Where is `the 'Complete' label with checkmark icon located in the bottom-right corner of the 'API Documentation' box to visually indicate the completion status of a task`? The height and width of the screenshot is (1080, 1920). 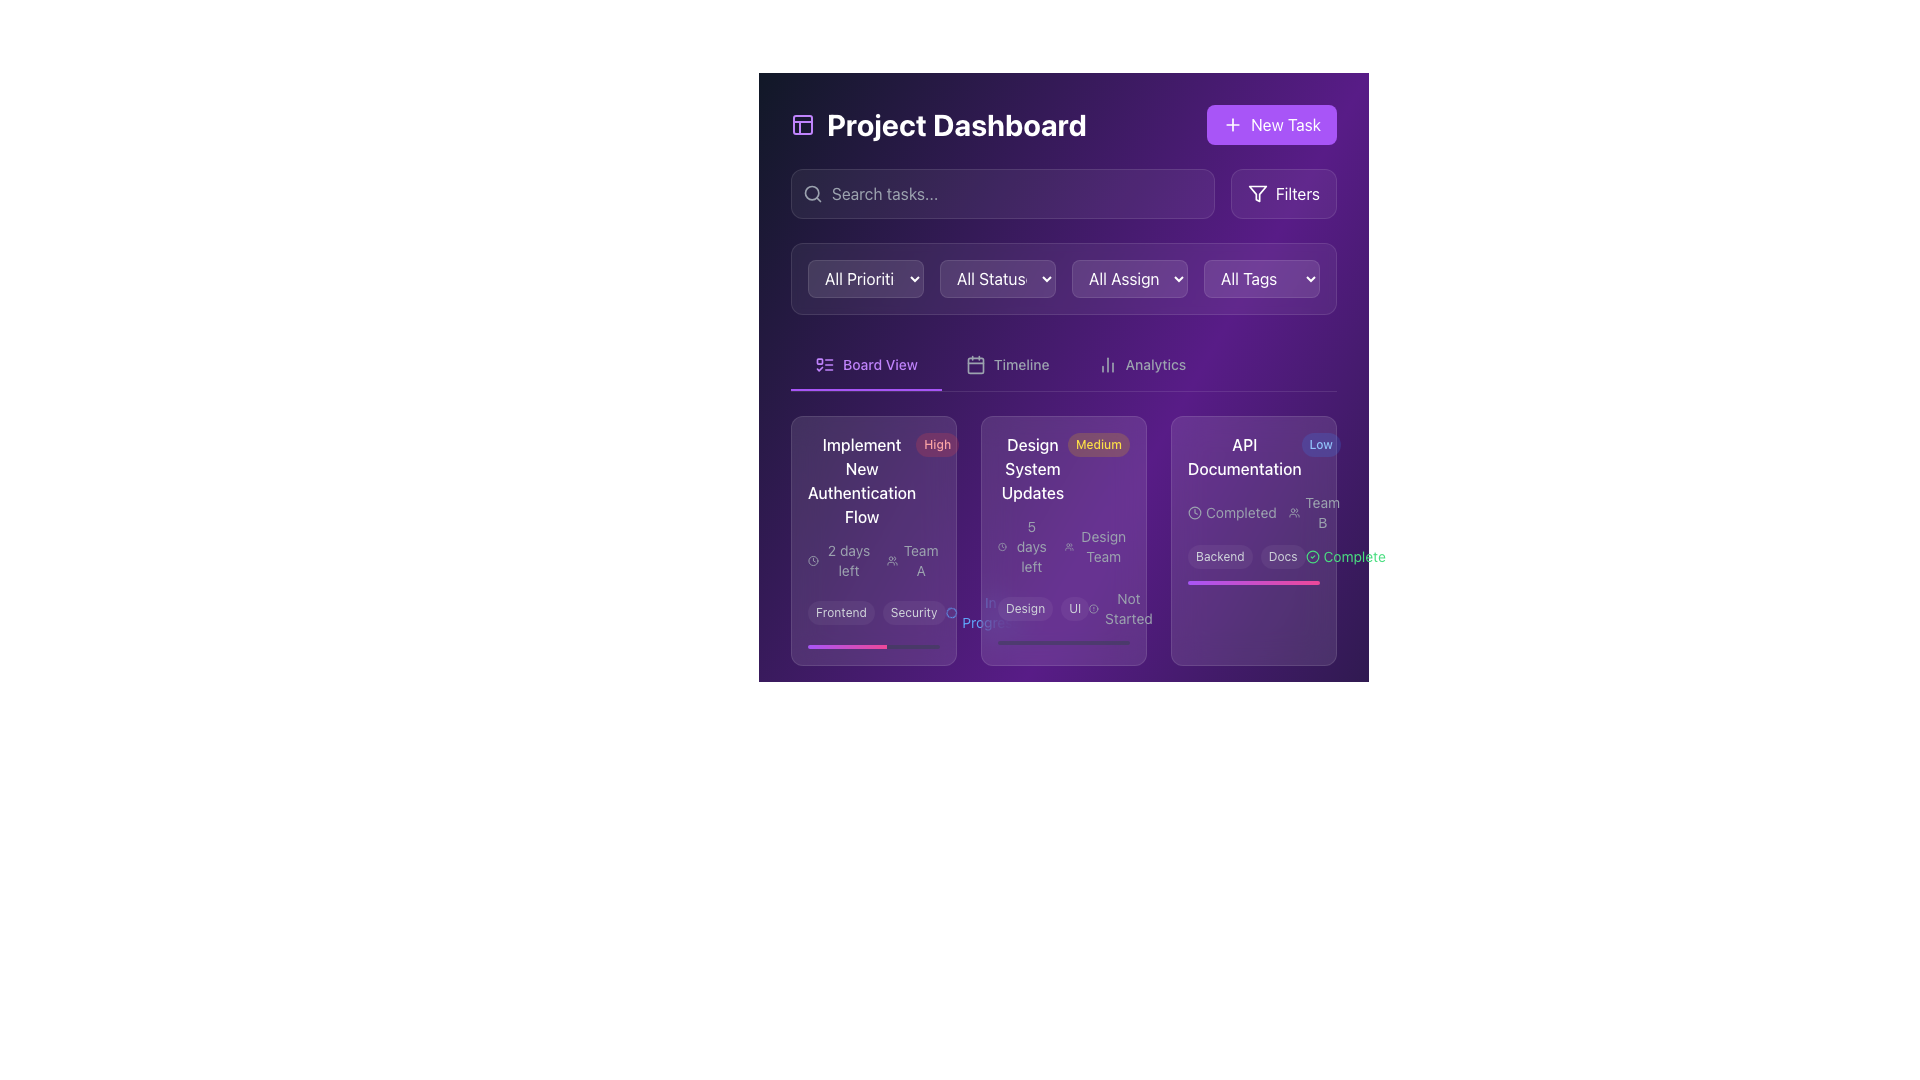
the 'Complete' label with checkmark icon located in the bottom-right corner of the 'API Documentation' box to visually indicate the completion status of a task is located at coordinates (1345, 556).